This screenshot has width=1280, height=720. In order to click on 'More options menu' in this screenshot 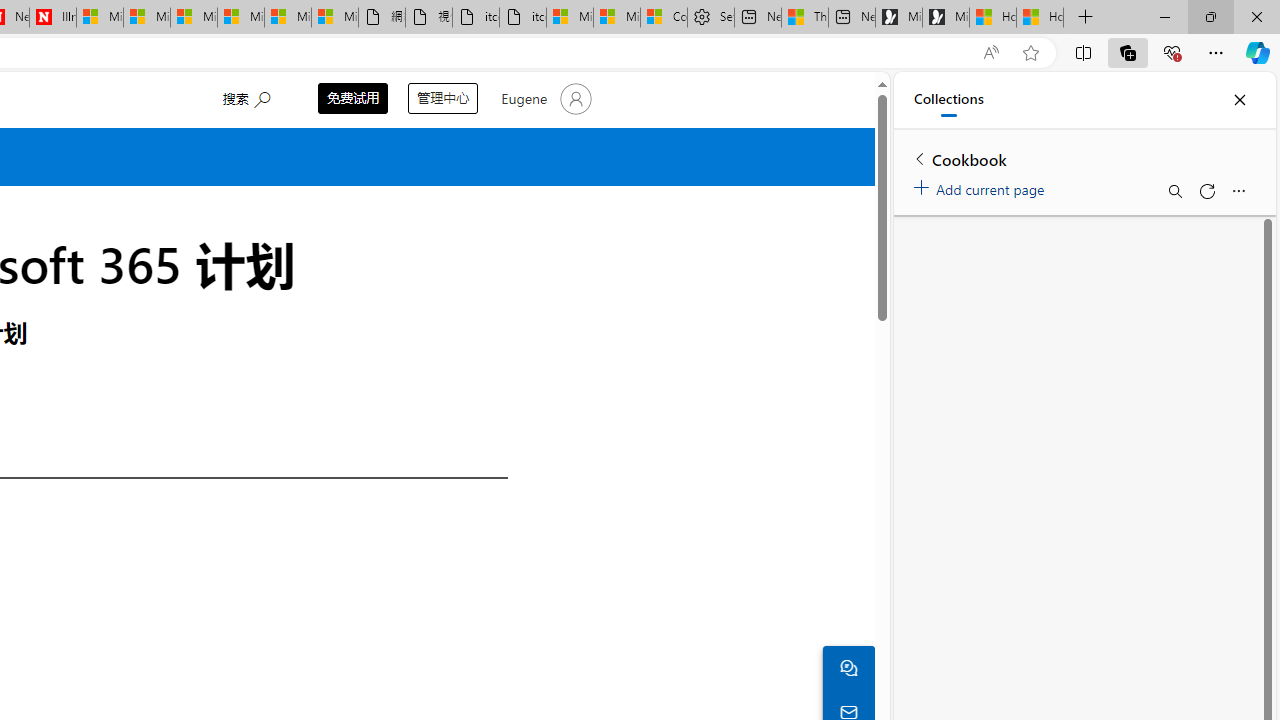, I will do `click(1237, 191)`.